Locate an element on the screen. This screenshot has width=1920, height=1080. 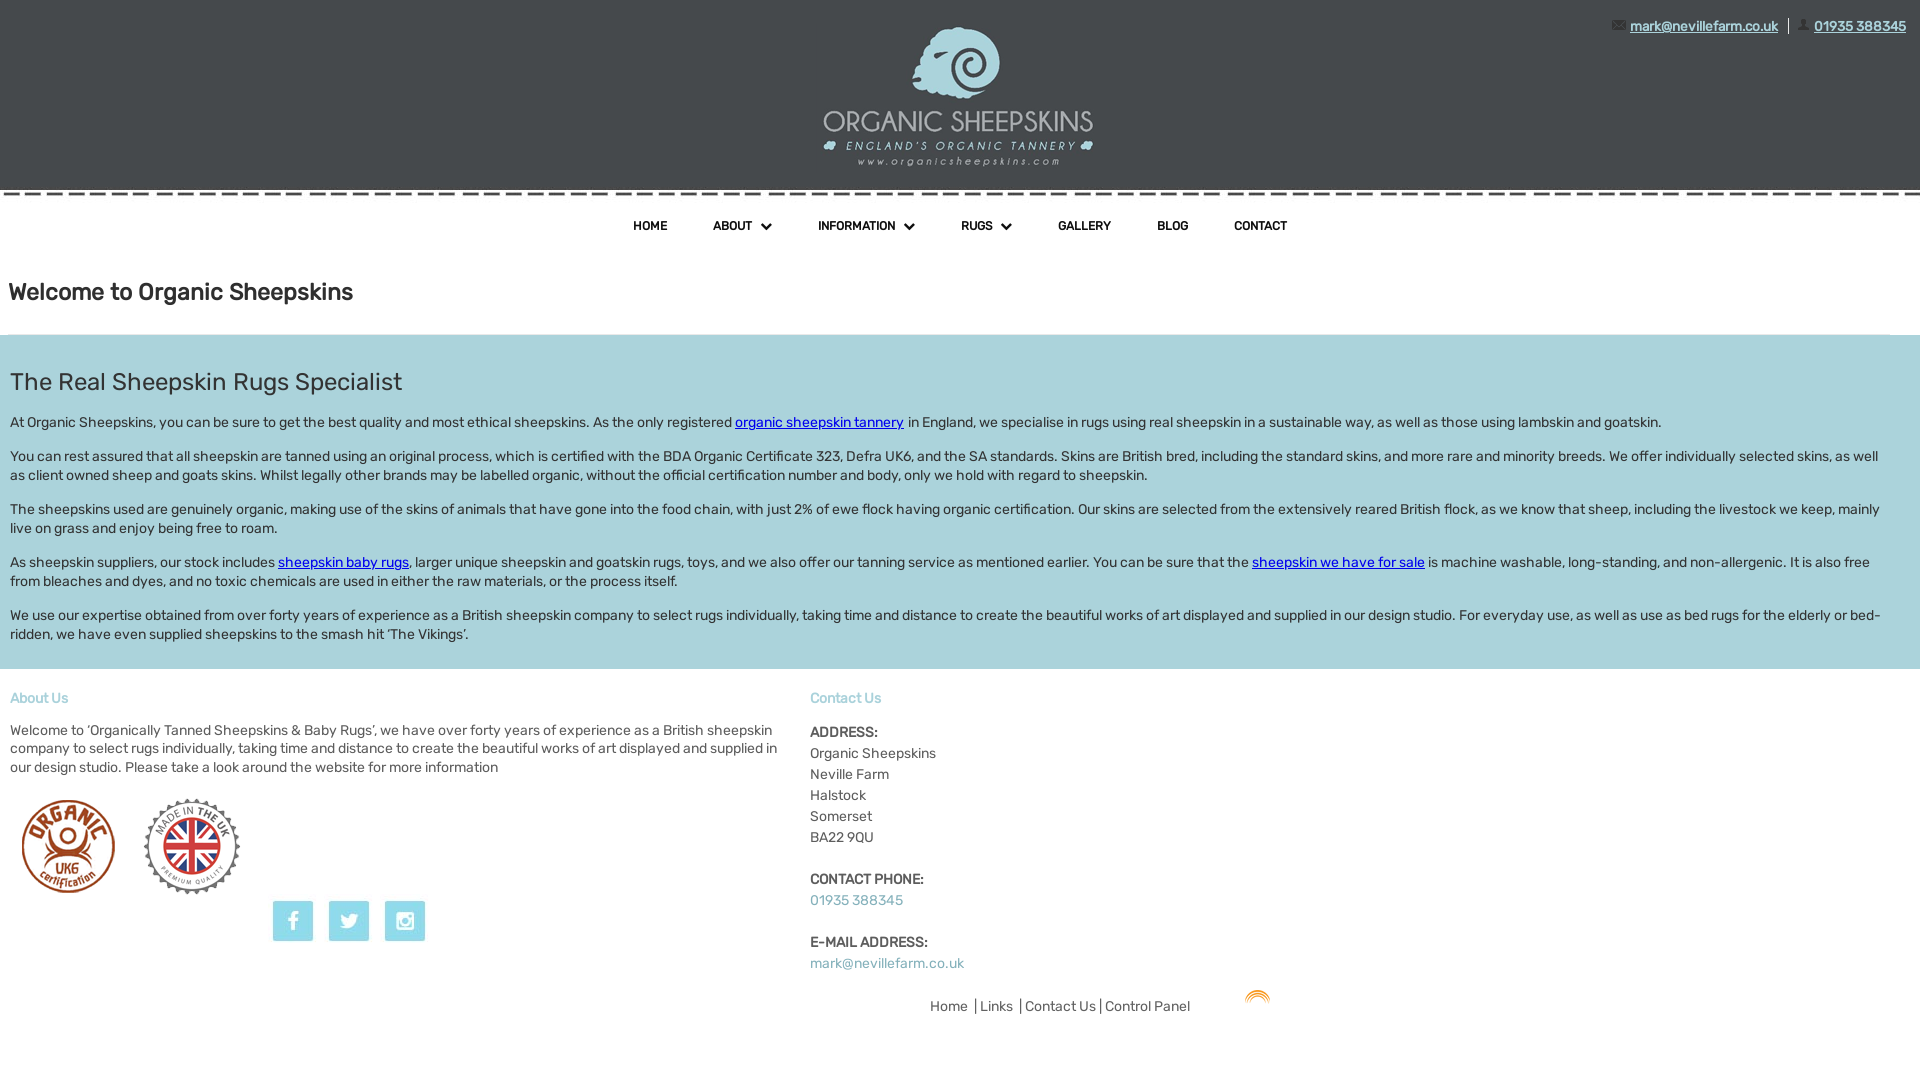
'HOME' is located at coordinates (649, 225).